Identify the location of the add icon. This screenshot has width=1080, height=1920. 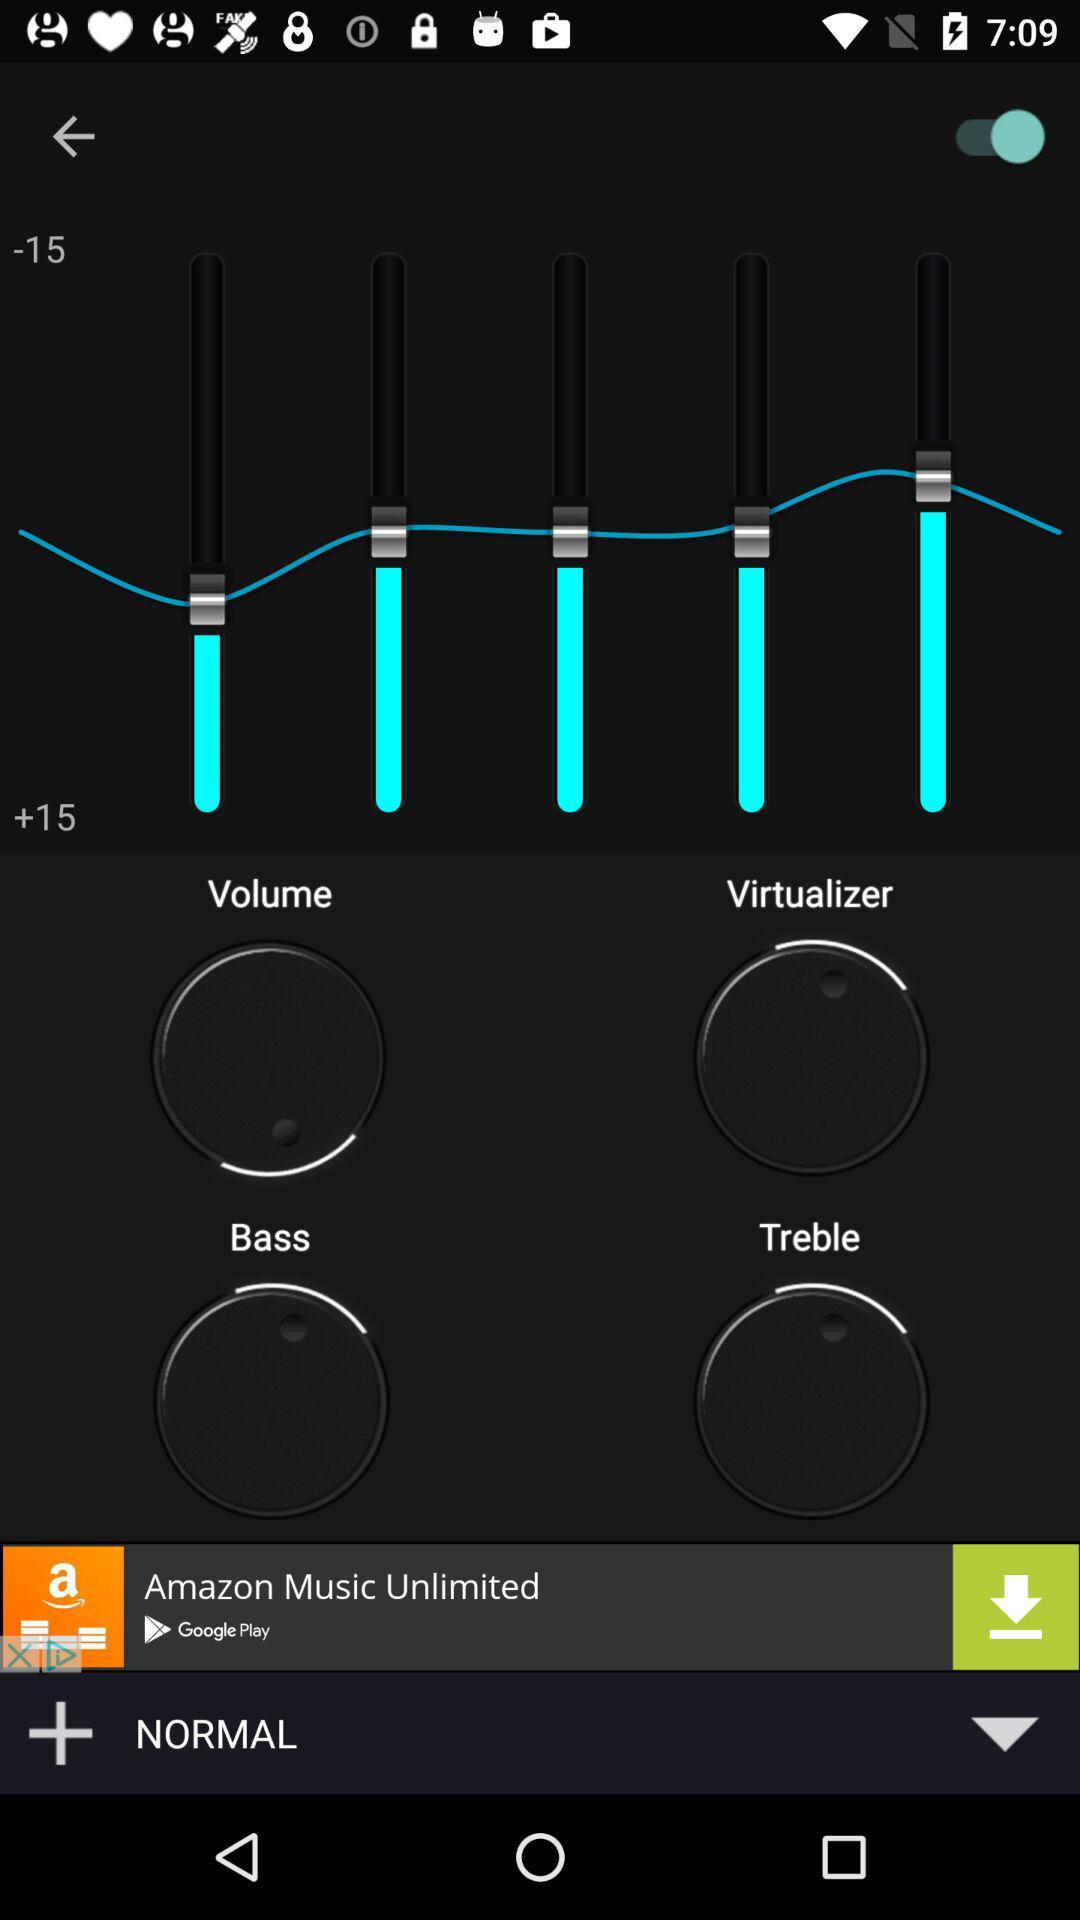
(59, 1732).